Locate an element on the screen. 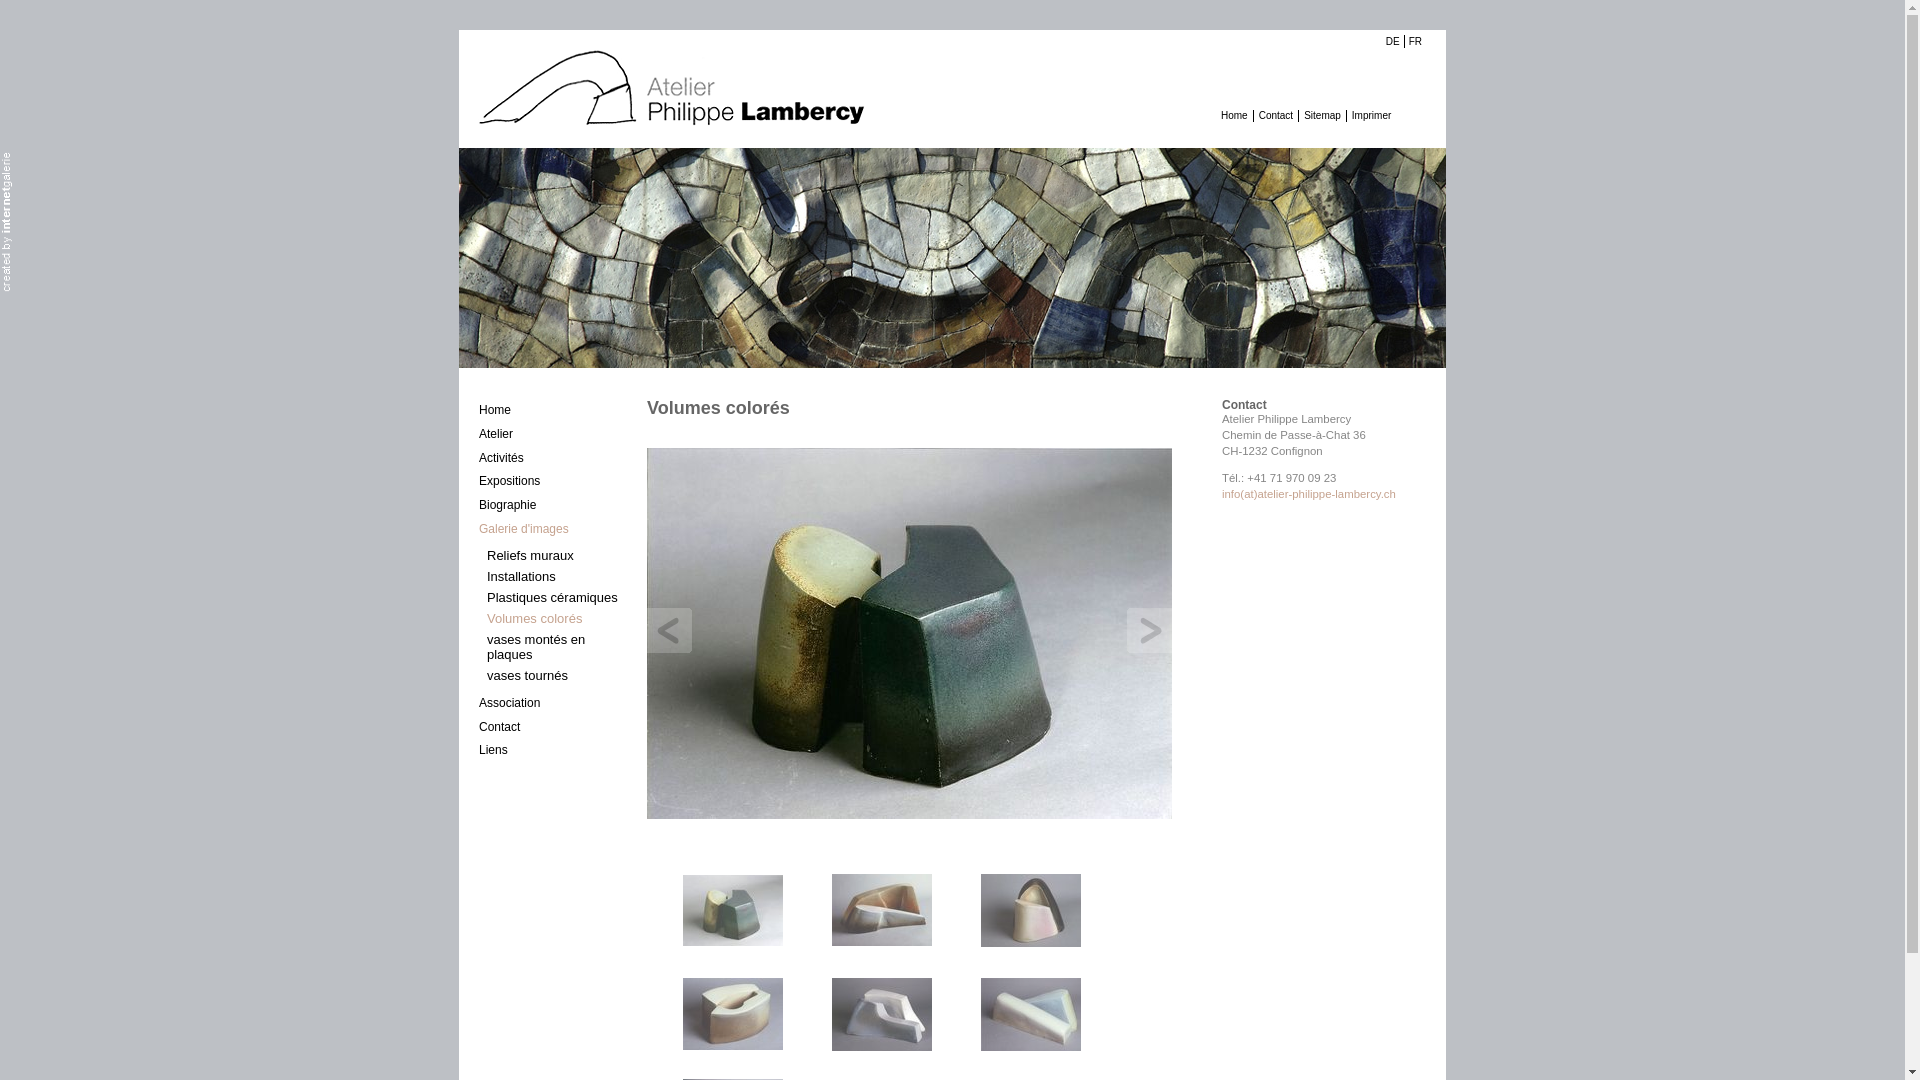 This screenshot has width=1920, height=1080. 'Imprimer' is located at coordinates (1370, 115).